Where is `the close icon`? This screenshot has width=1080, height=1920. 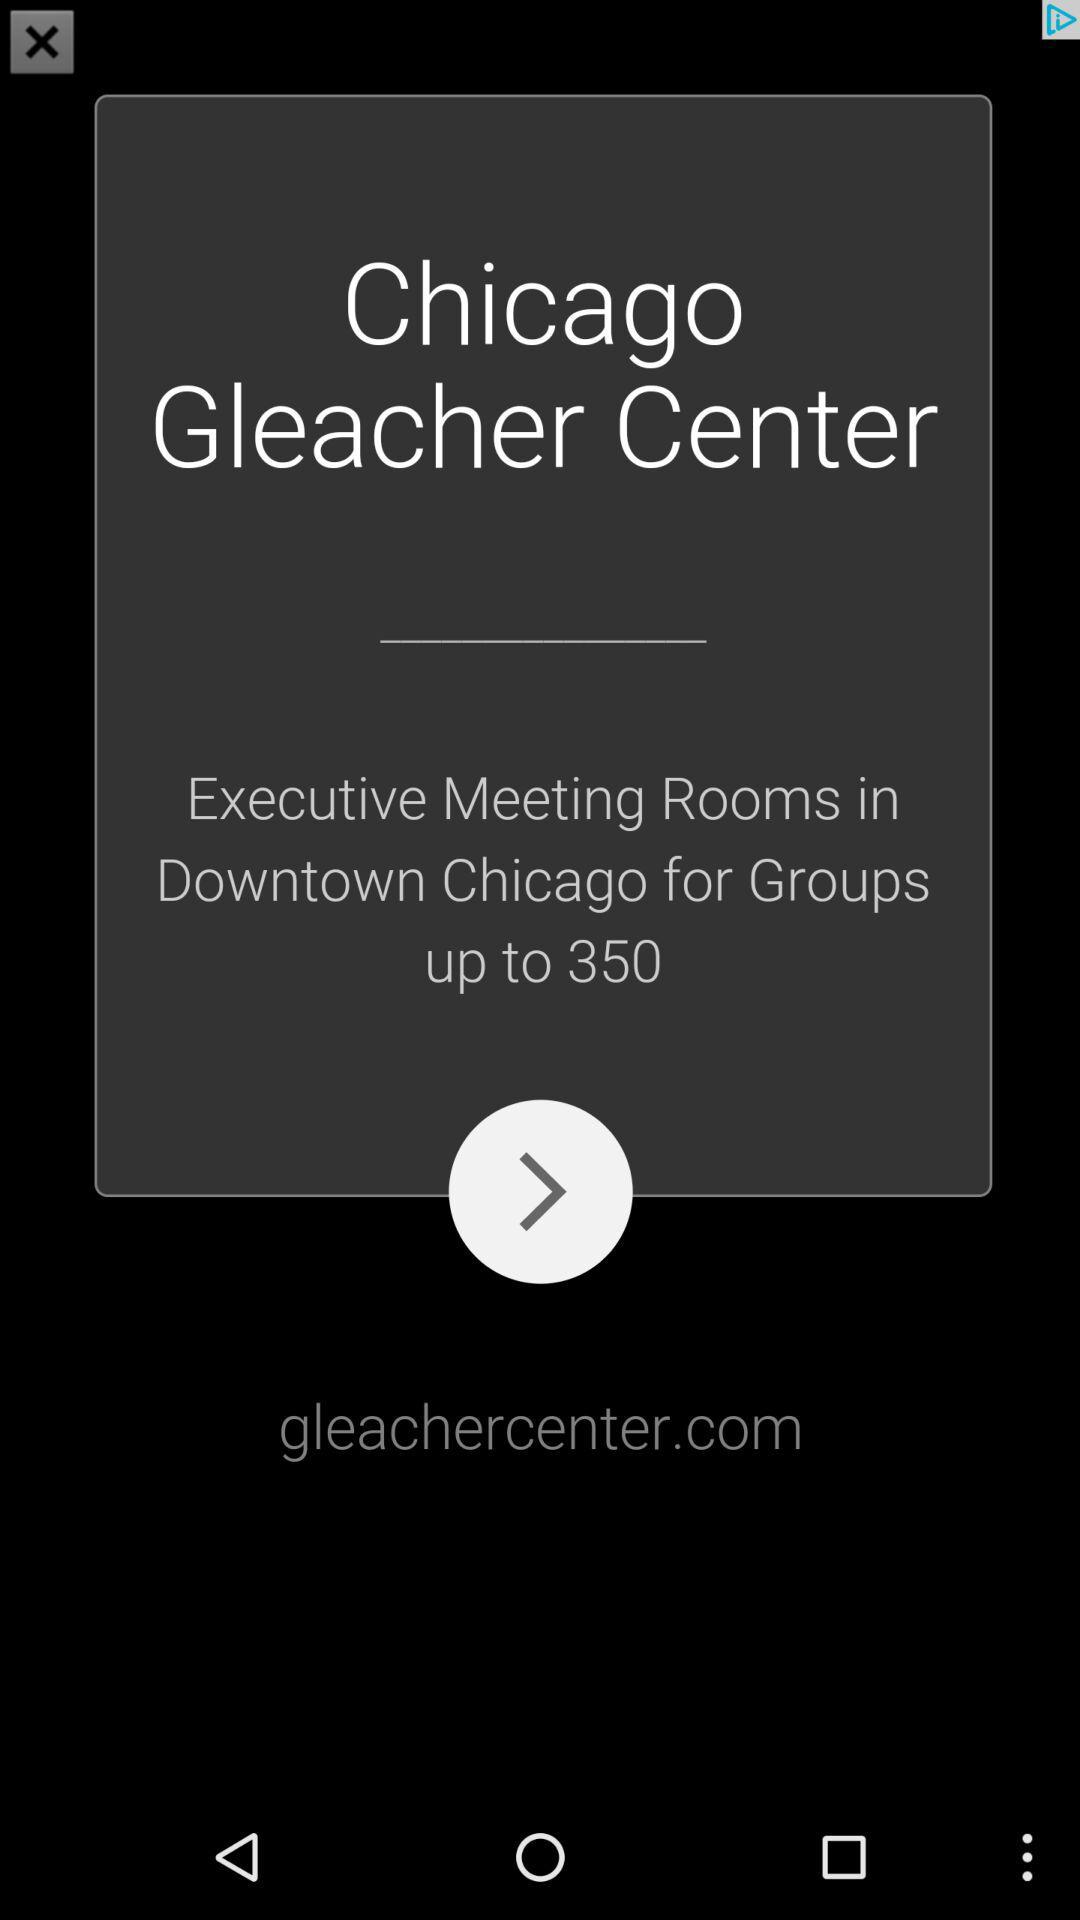 the close icon is located at coordinates (42, 44).